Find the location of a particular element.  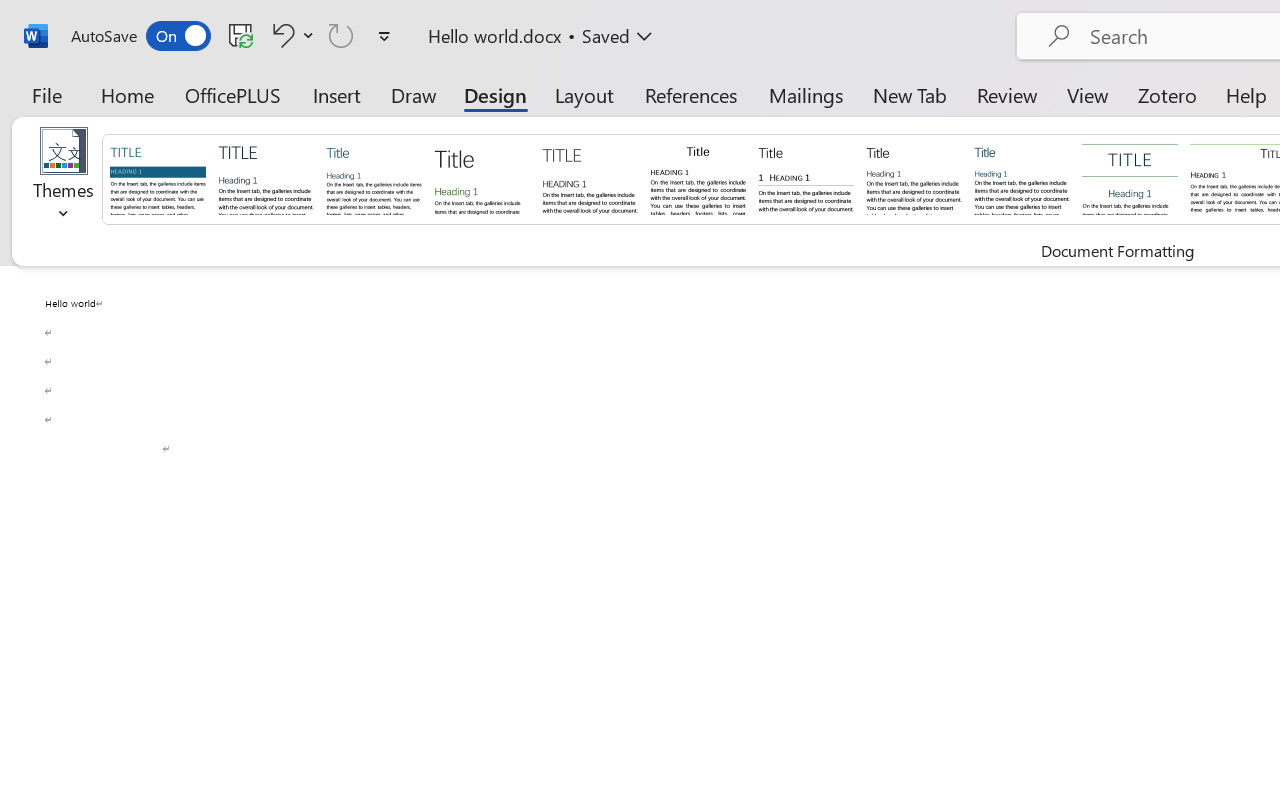

'Themes' is located at coordinates (64, 179).